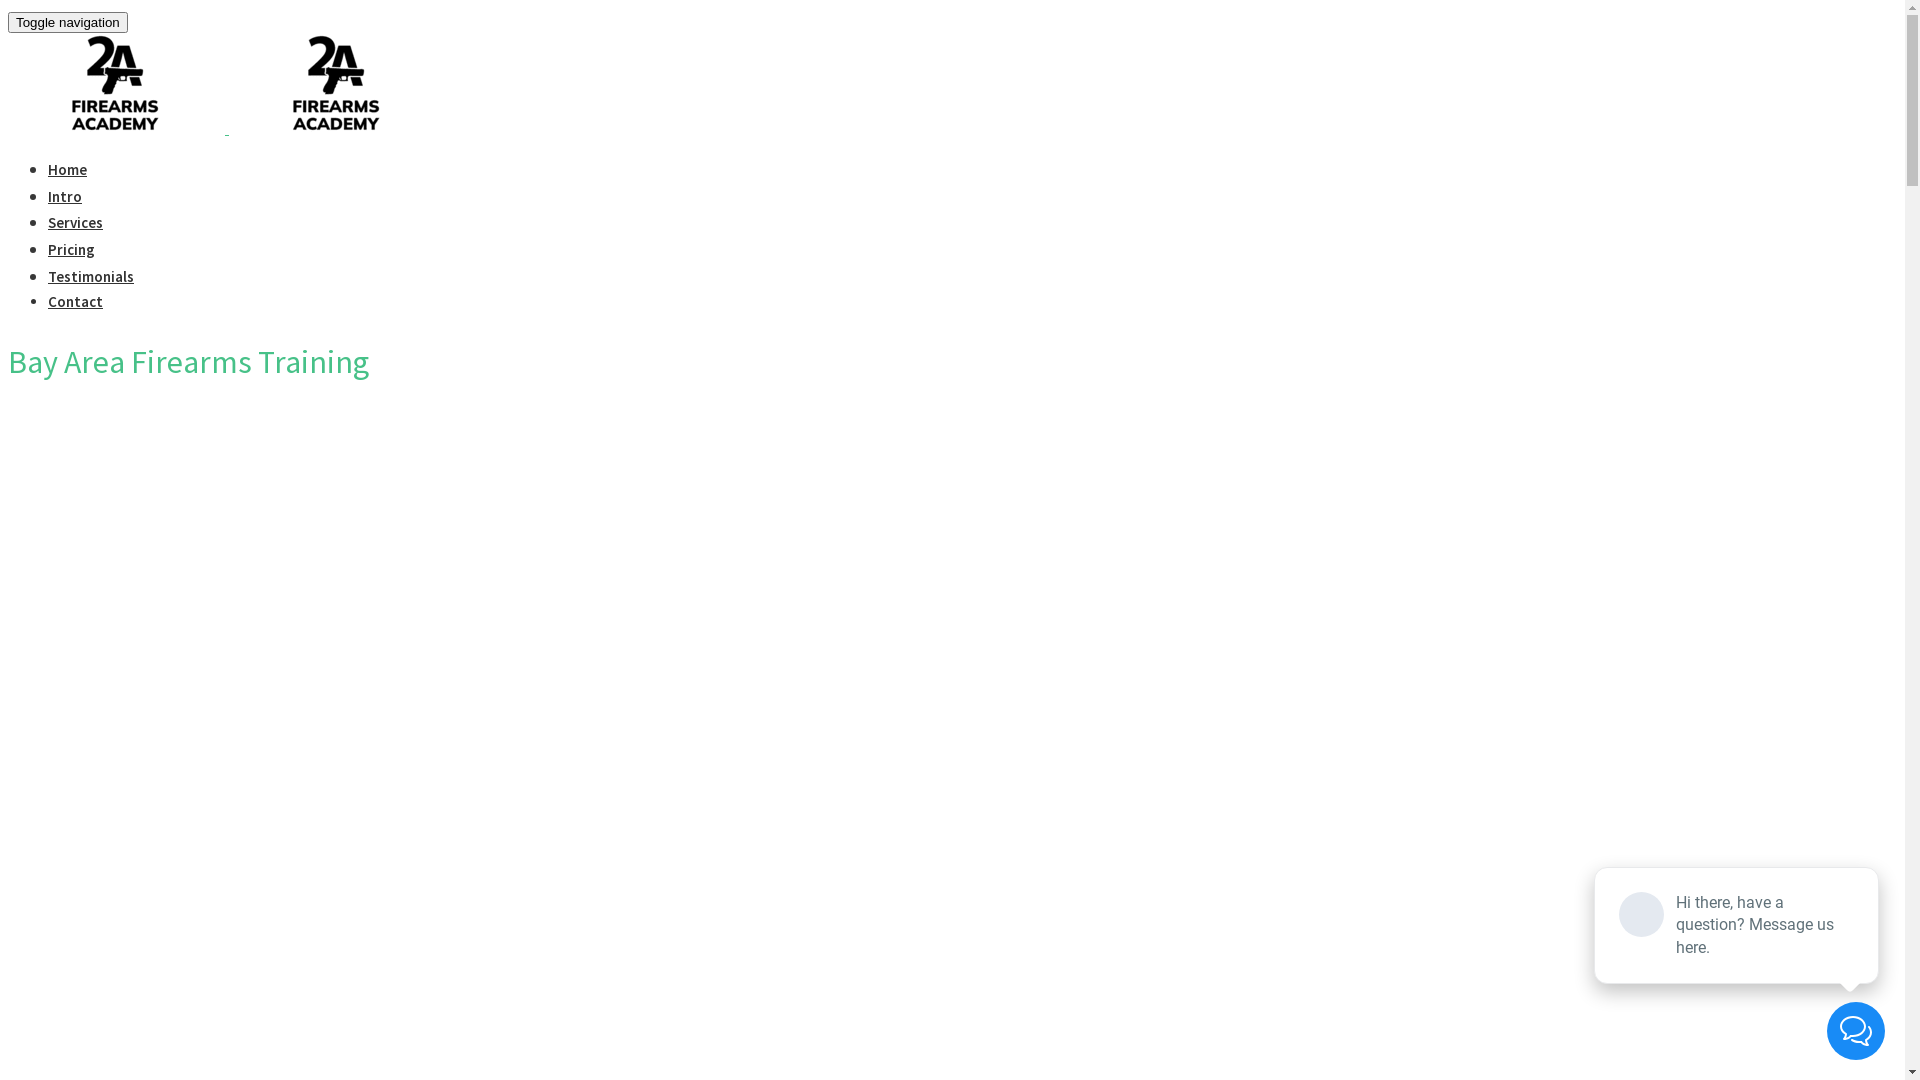  I want to click on 'Pricing', so click(71, 248).